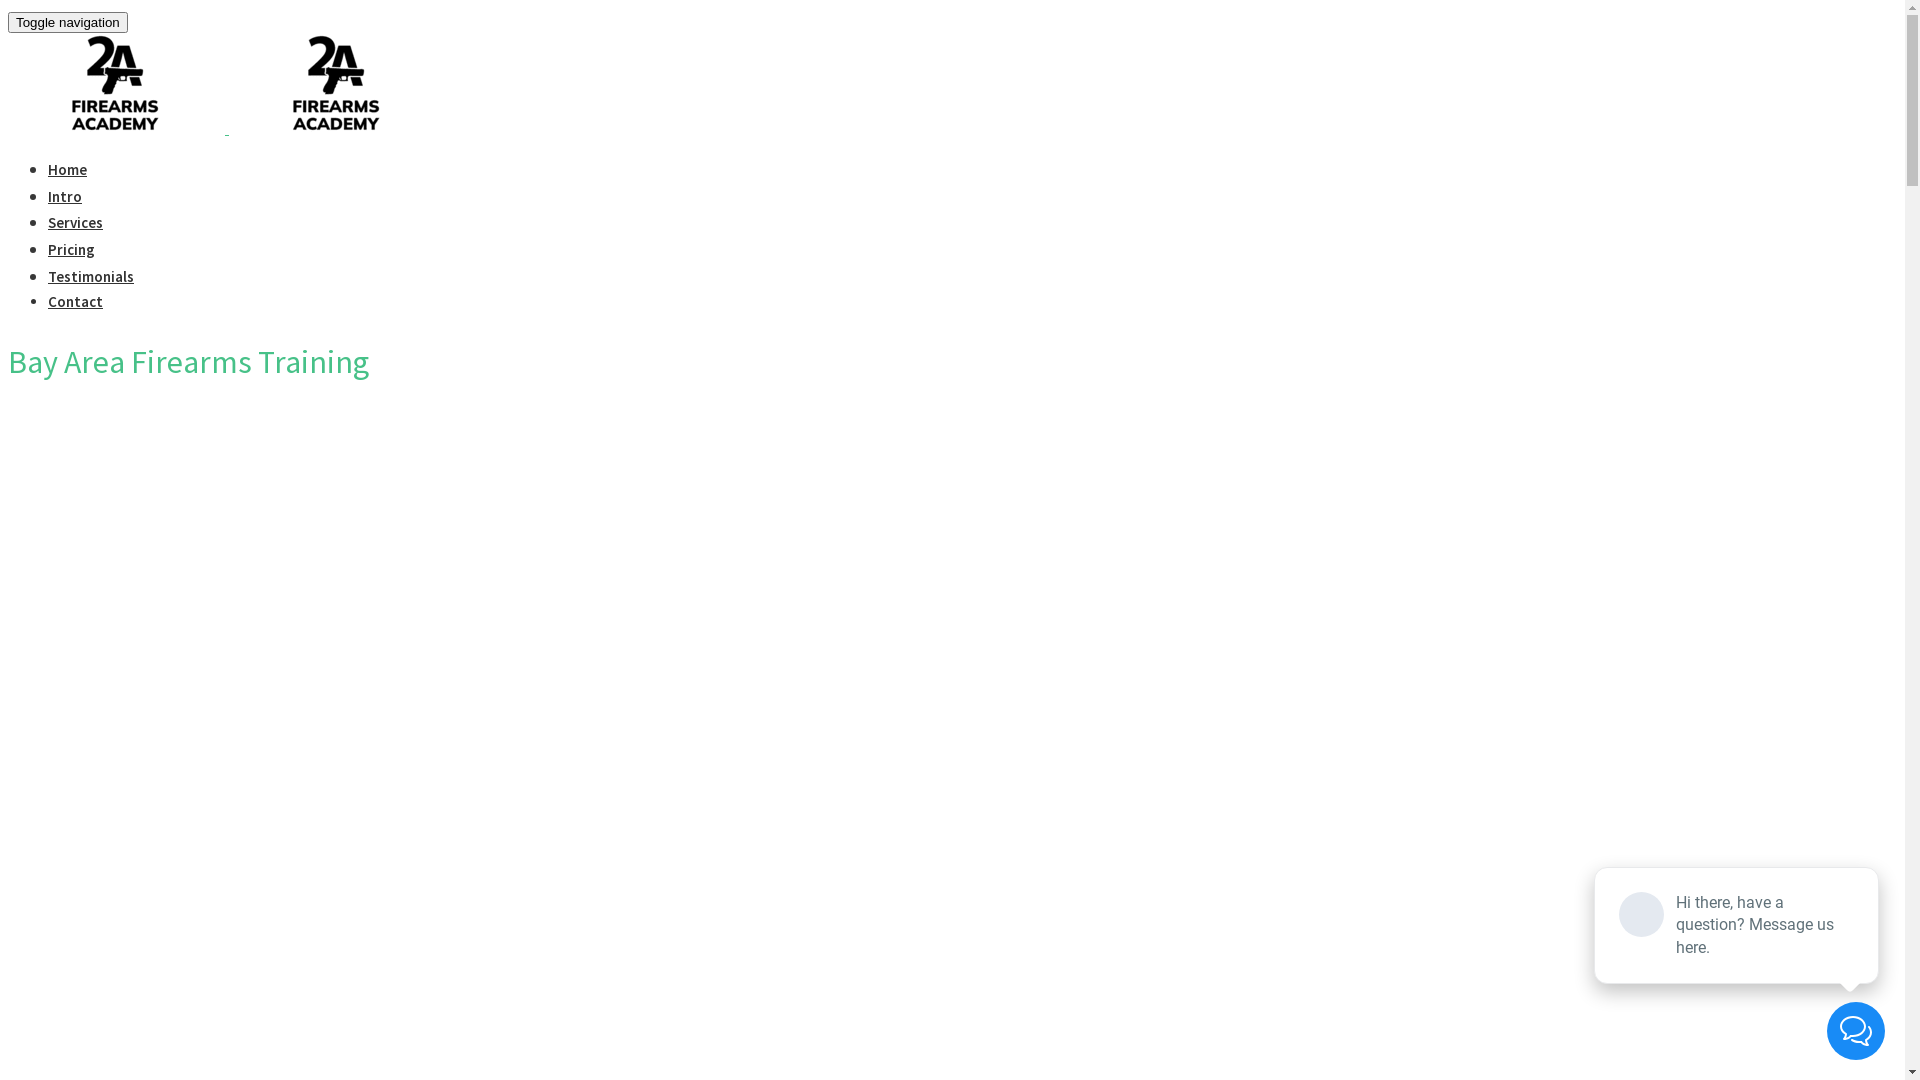  I want to click on 'Pricing', so click(71, 248).